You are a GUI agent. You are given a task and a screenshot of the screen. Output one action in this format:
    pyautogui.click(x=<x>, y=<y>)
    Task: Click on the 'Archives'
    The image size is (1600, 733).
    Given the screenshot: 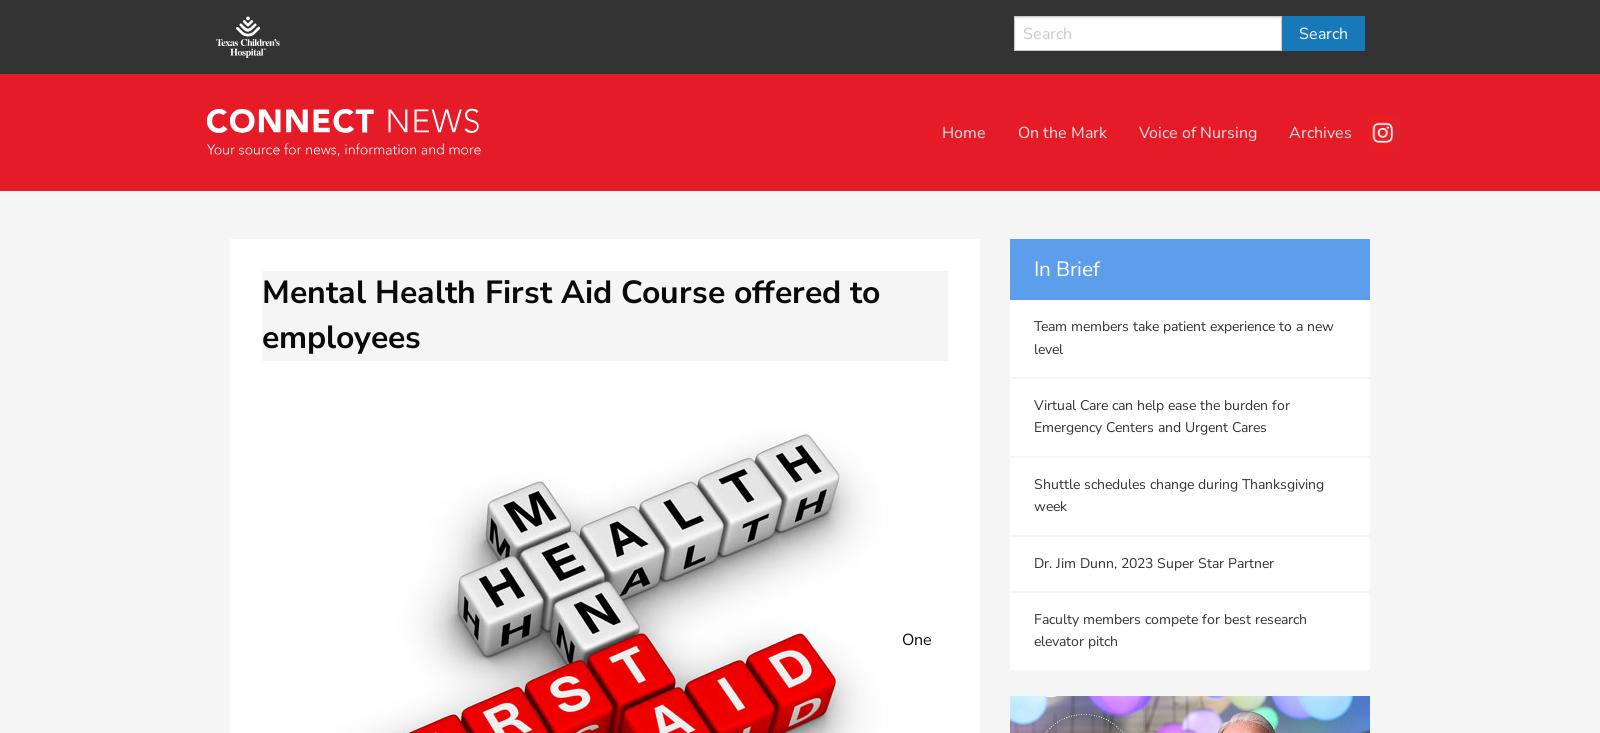 What is the action you would take?
    pyautogui.click(x=1319, y=132)
    